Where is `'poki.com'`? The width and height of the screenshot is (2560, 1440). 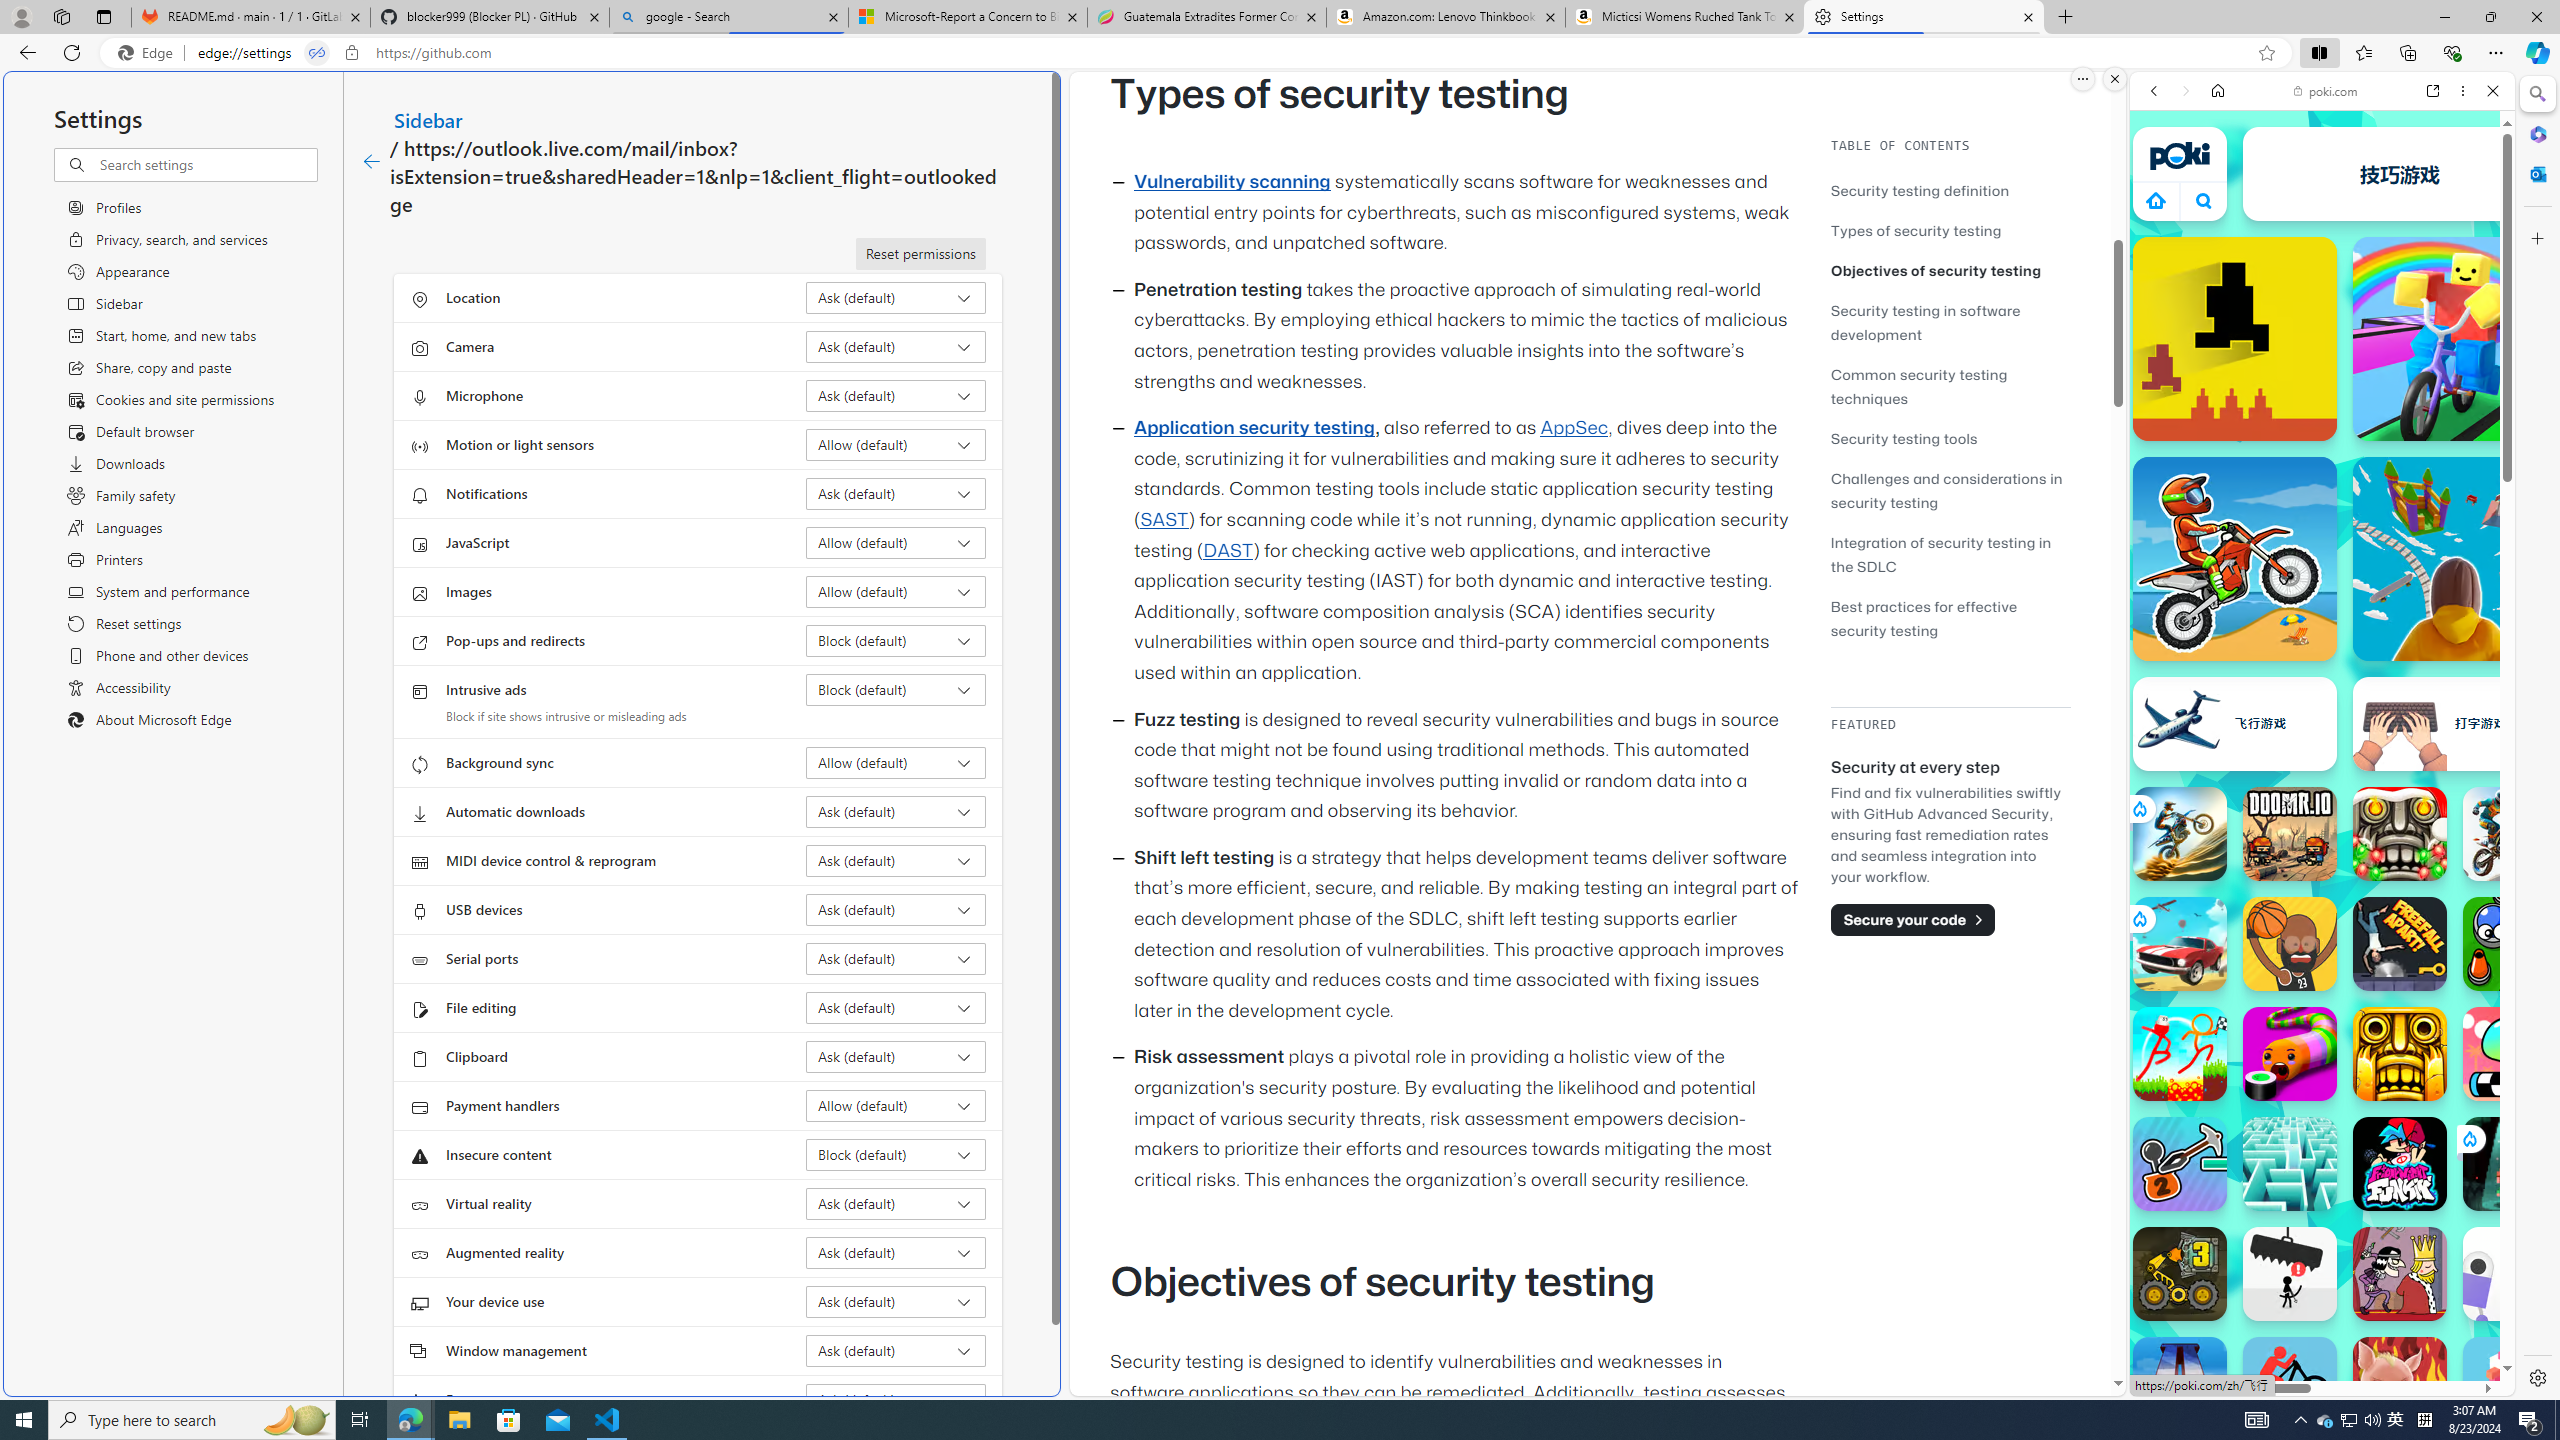
'poki.com' is located at coordinates (2324, 91).